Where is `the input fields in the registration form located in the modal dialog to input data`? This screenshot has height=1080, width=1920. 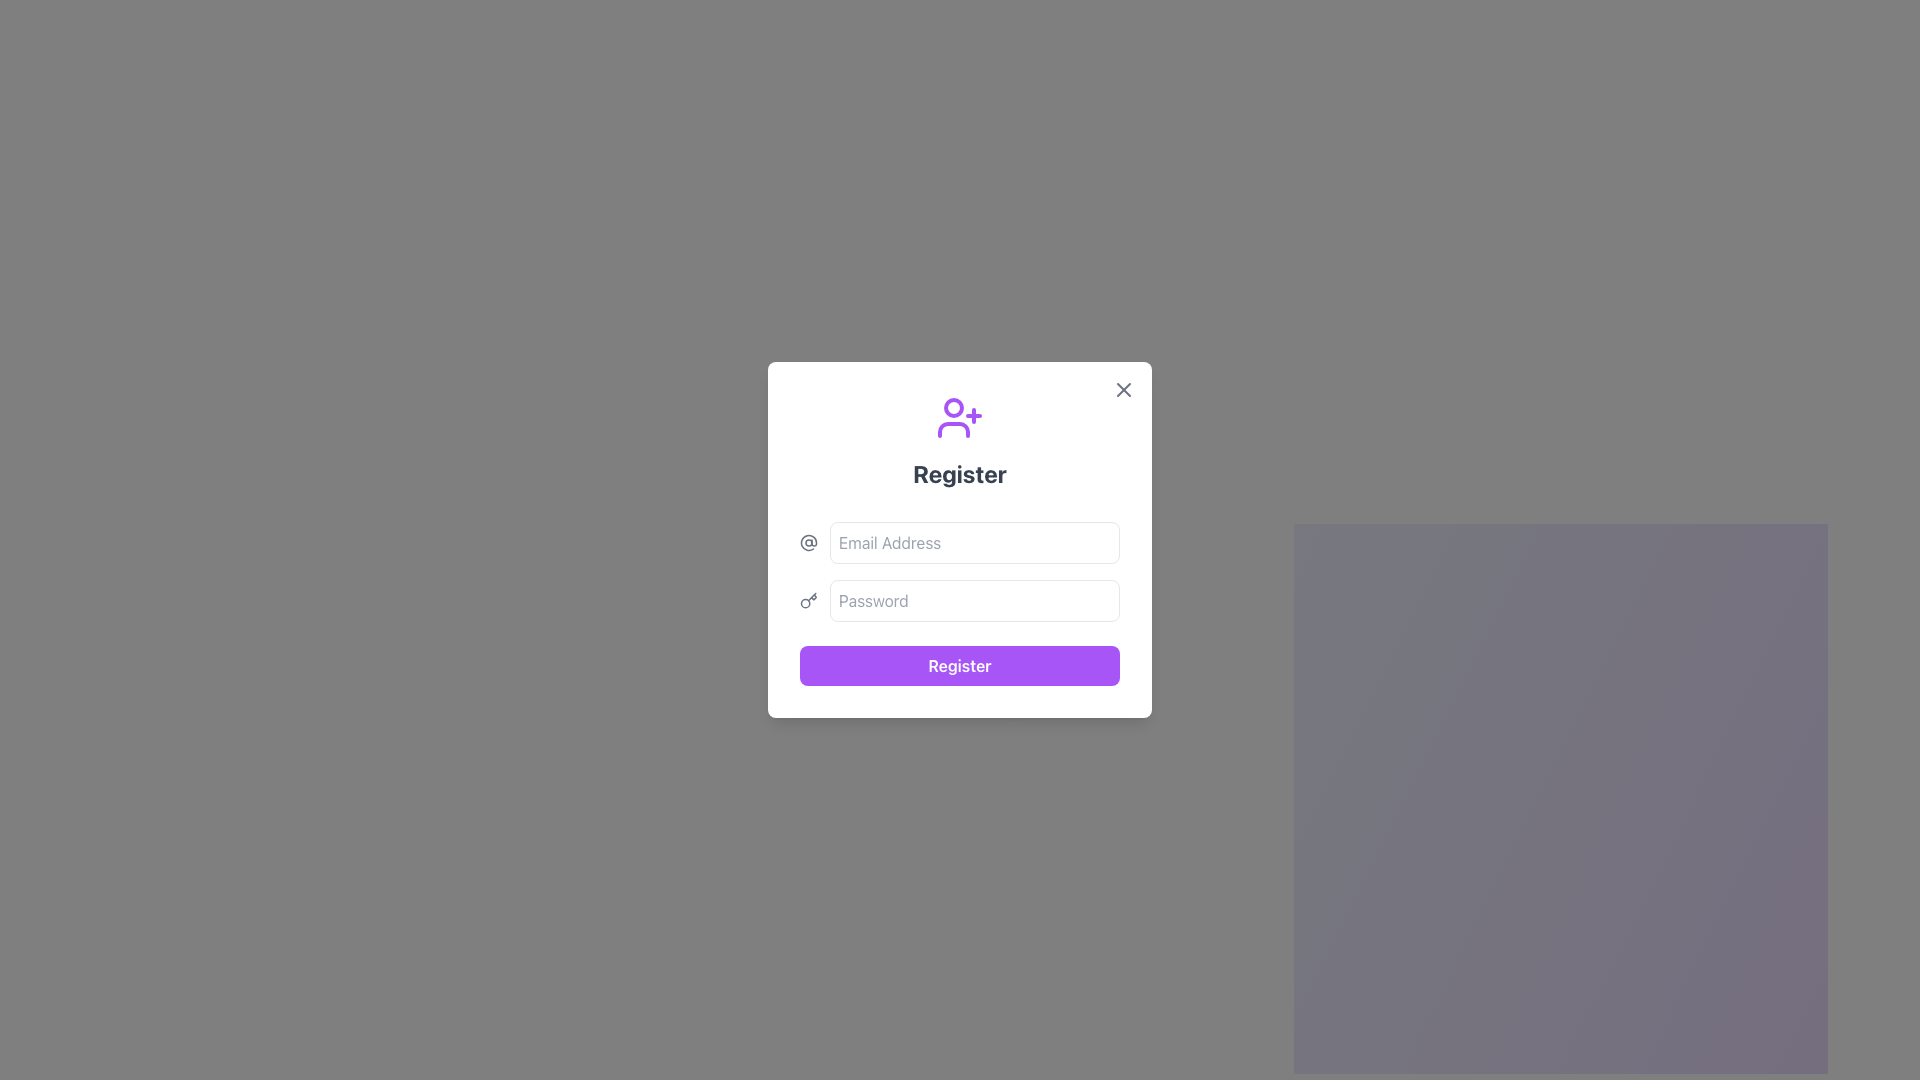 the input fields in the registration form located in the modal dialog to input data is located at coordinates (960, 540).